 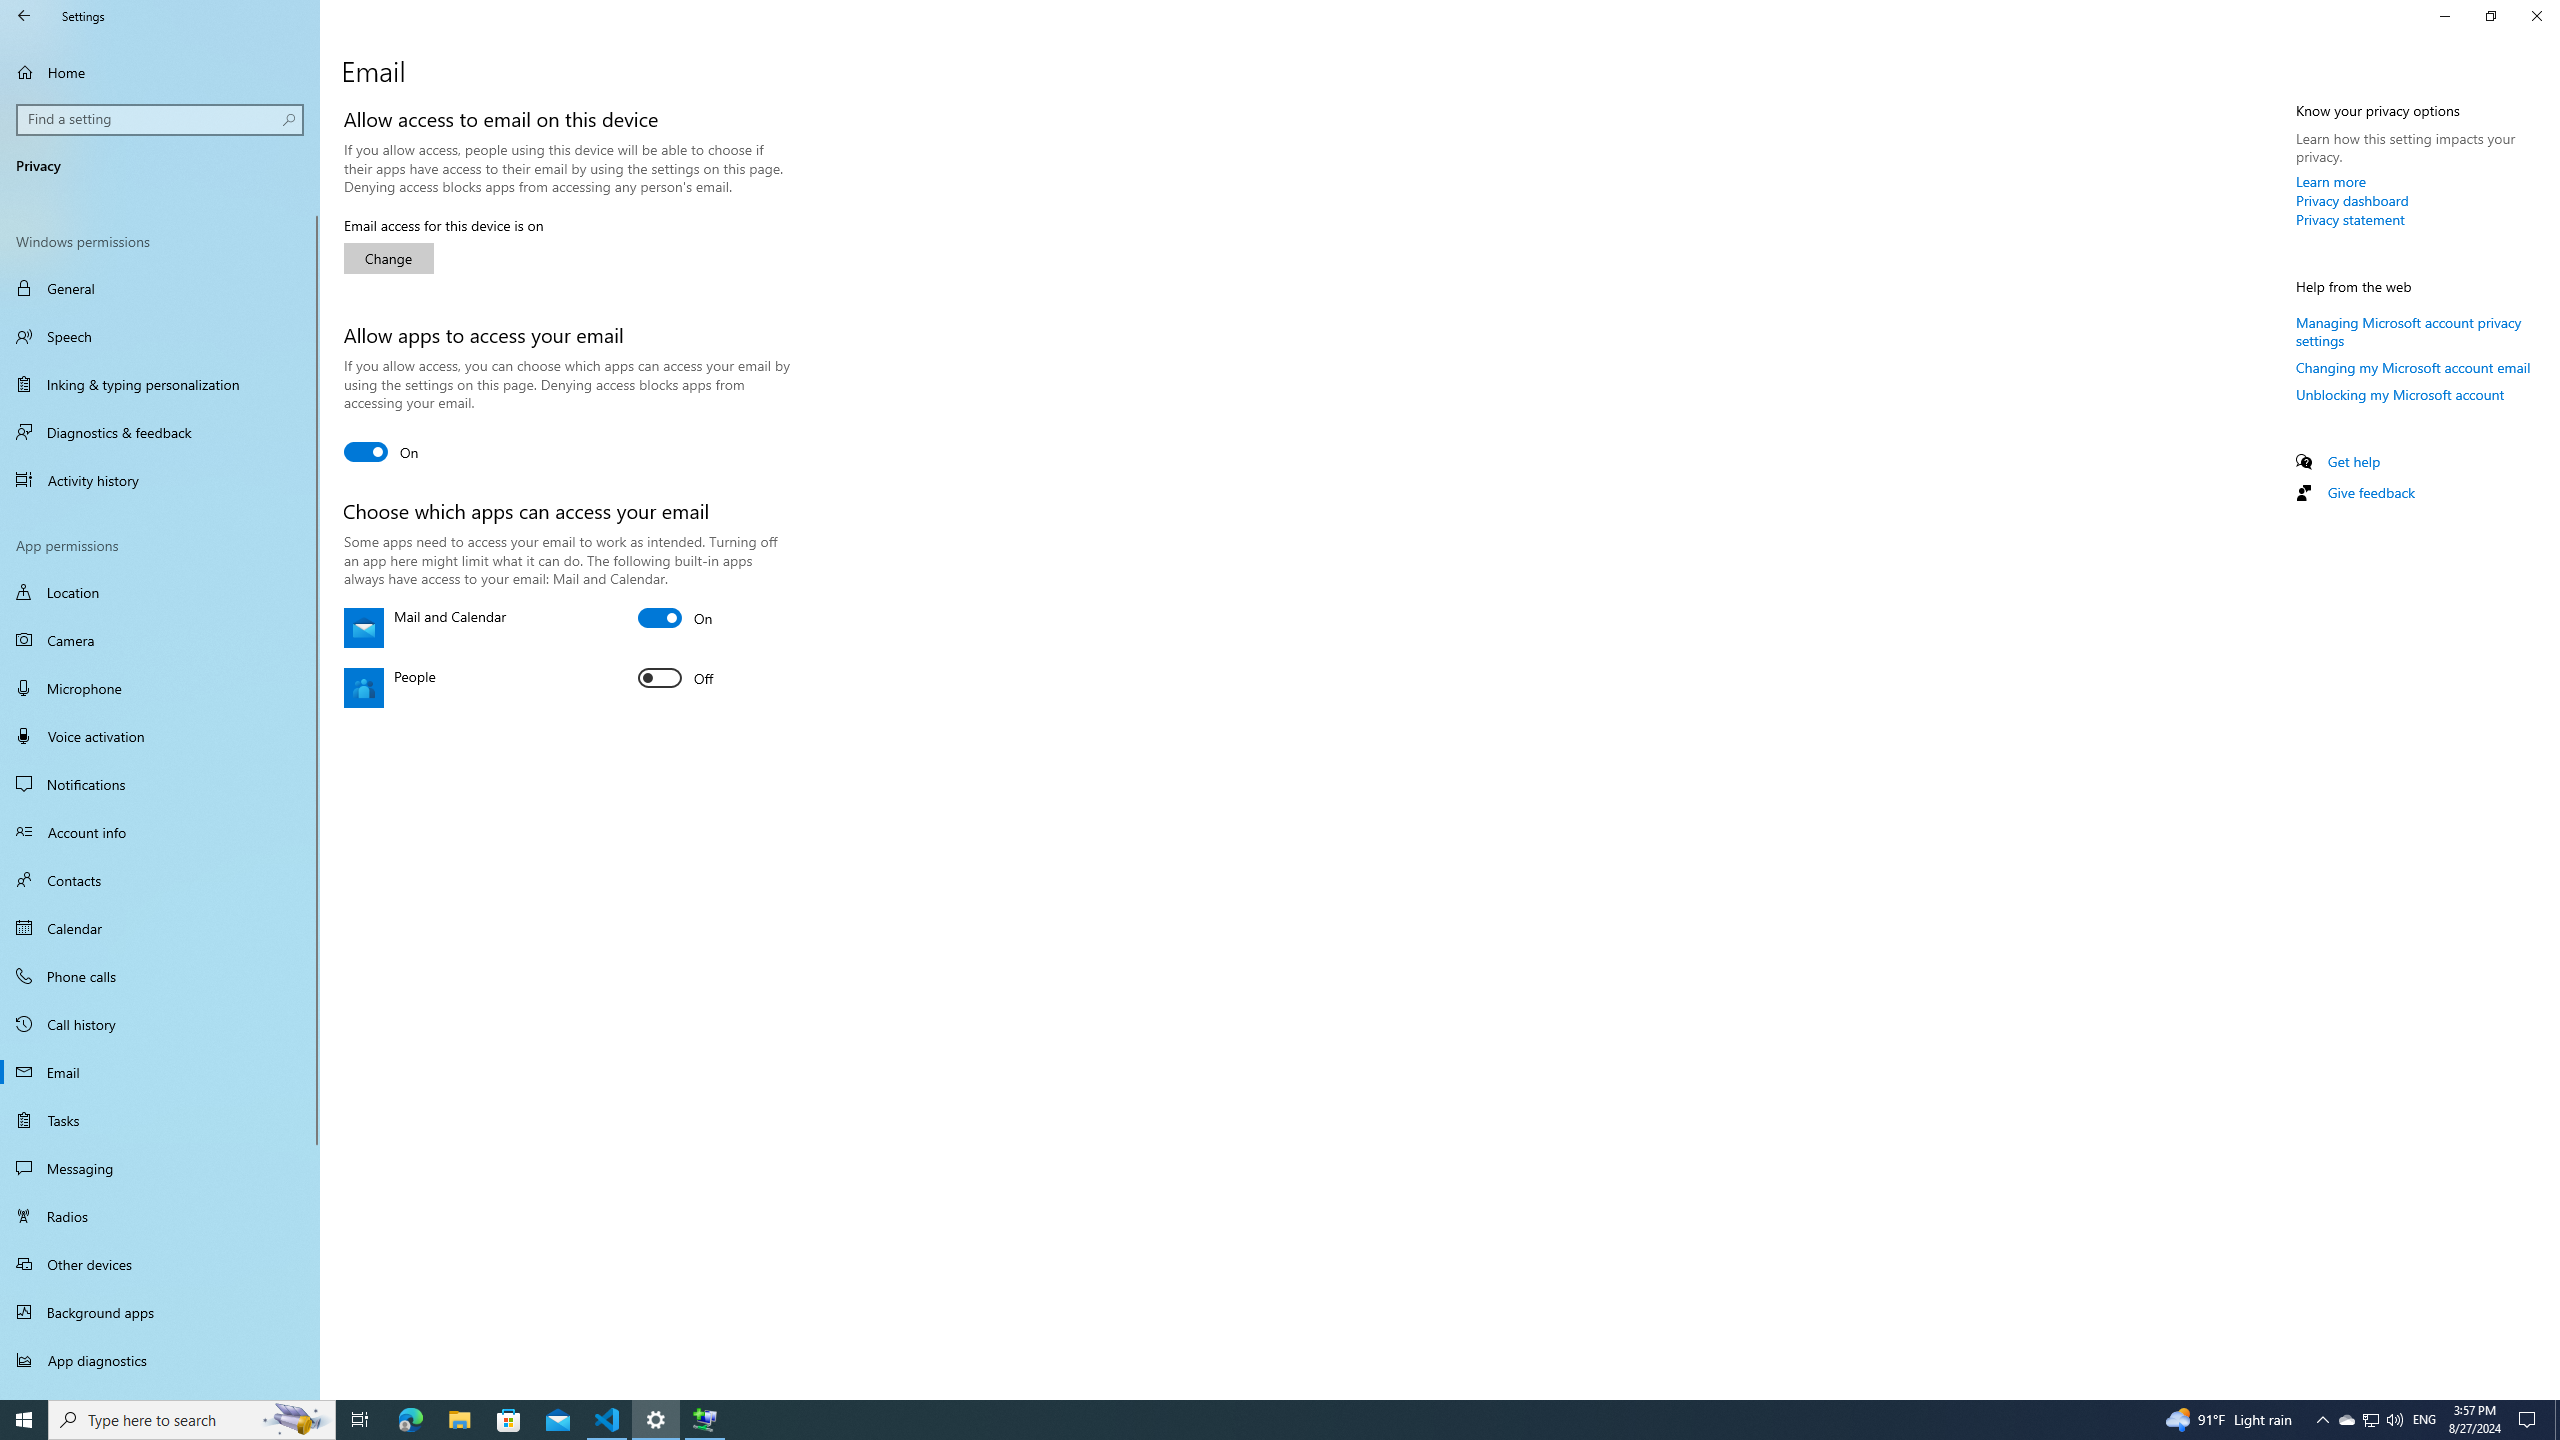 I want to click on 'Close Settings', so click(x=2443, y=15).